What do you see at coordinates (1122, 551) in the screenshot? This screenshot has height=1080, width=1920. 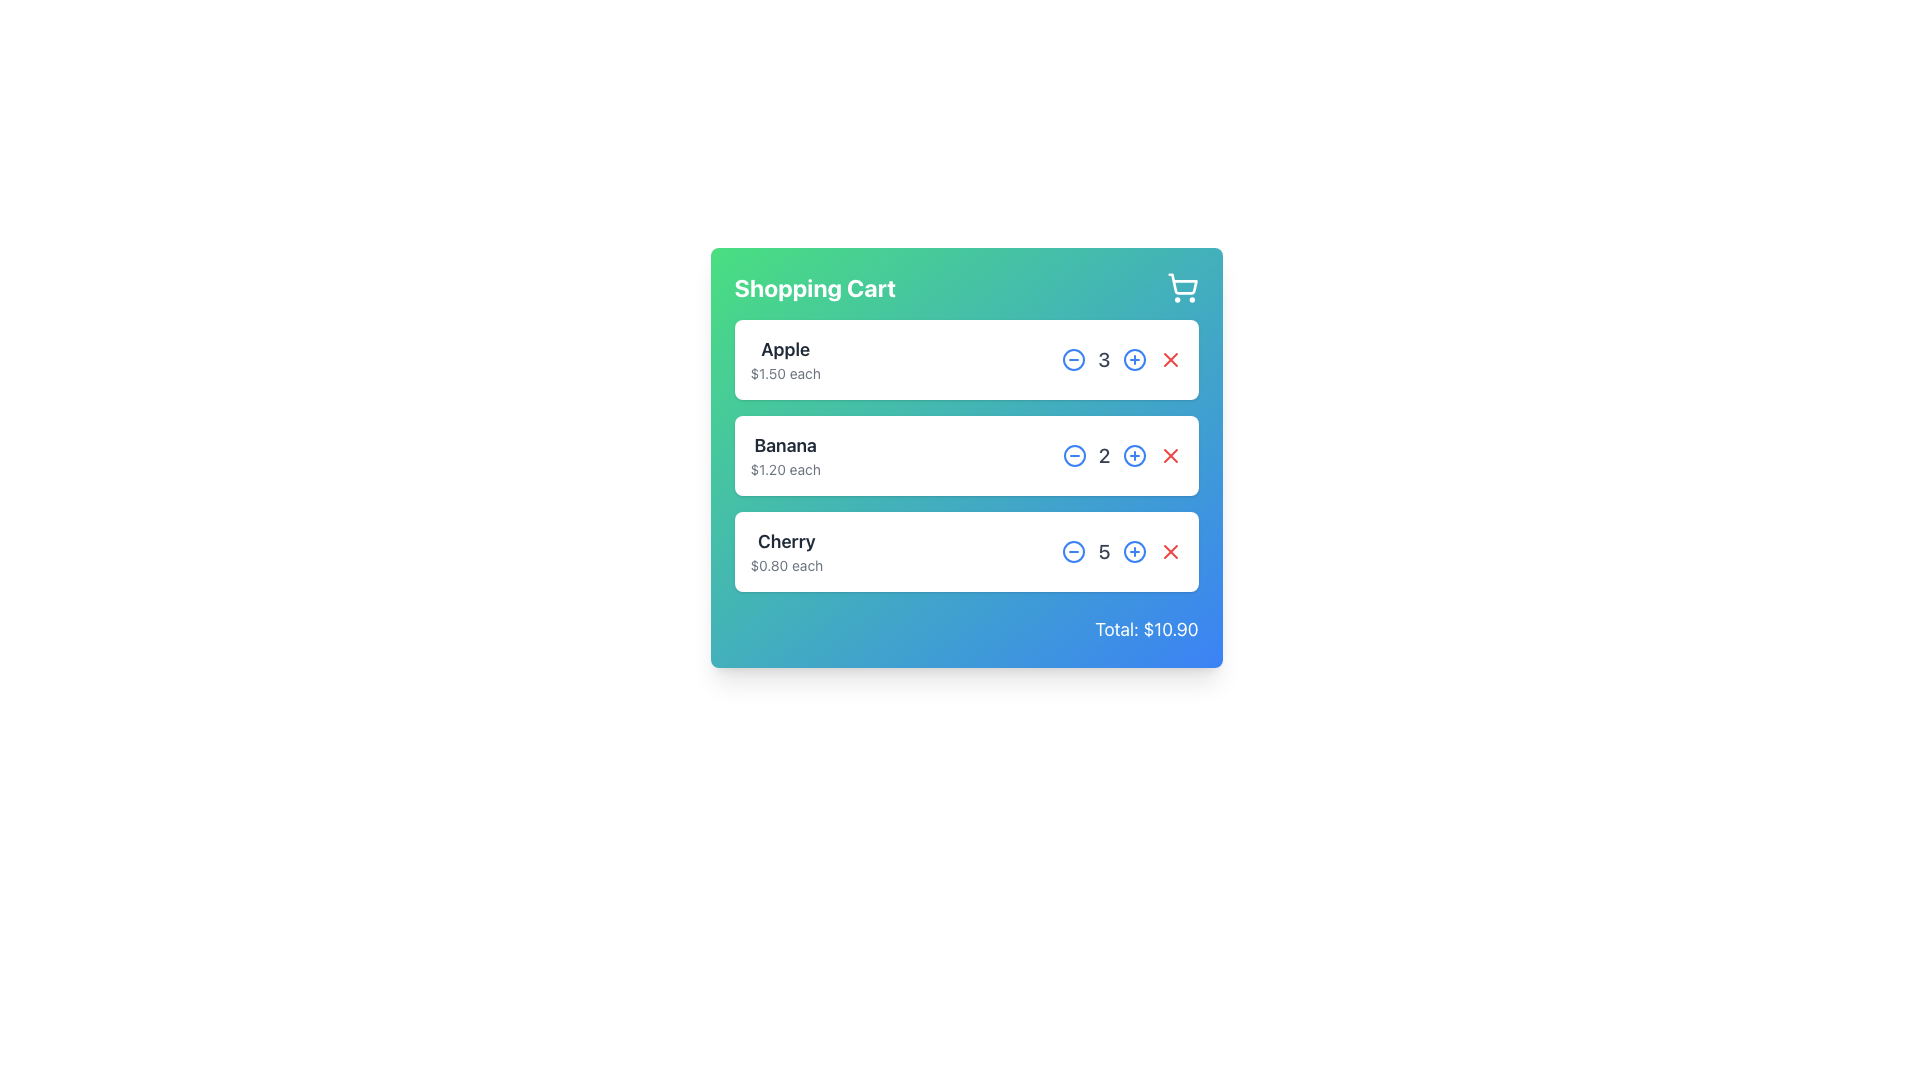 I see `the quantity selector component for the 'Cherry' item in the shopping cart to provide user feedback` at bounding box center [1122, 551].